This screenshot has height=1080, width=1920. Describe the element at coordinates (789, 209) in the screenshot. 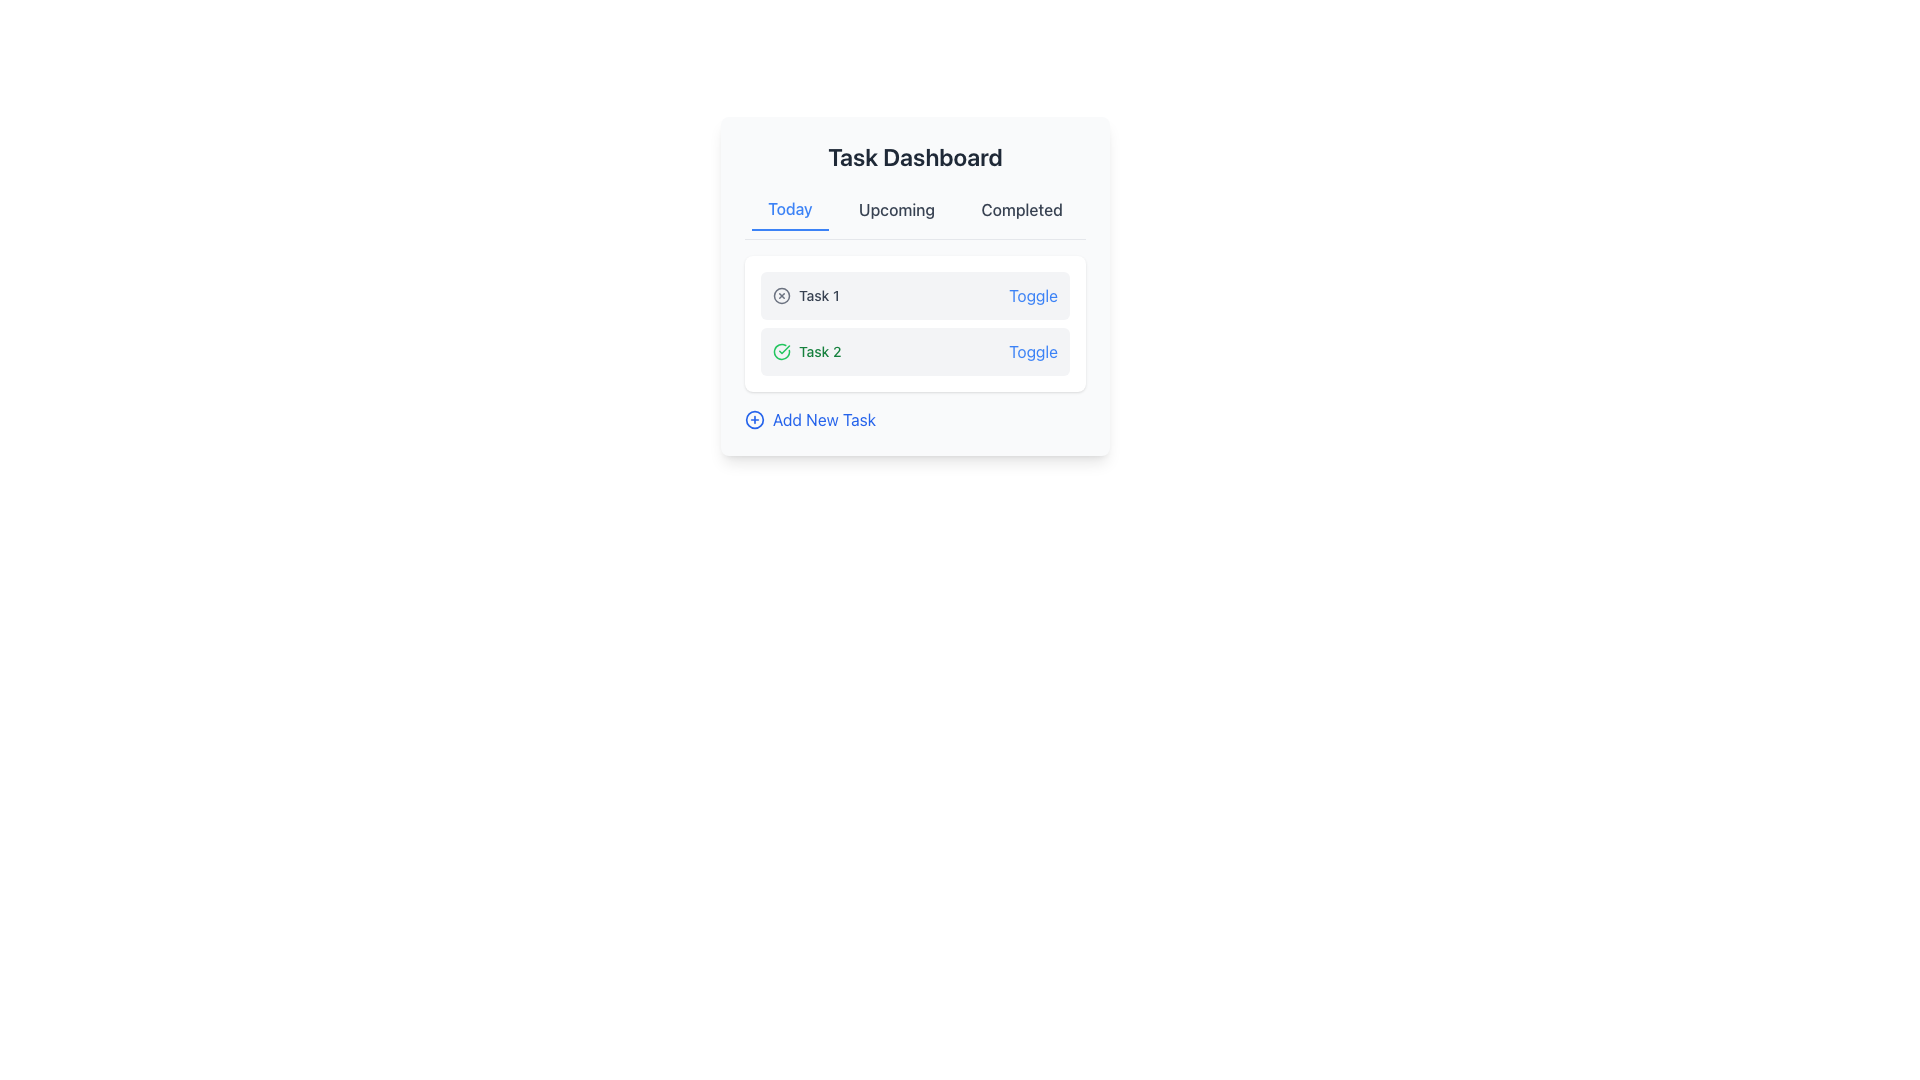

I see `the 'Today' navigation tab, which is styled in blue font with a medium-weight appearance` at that location.